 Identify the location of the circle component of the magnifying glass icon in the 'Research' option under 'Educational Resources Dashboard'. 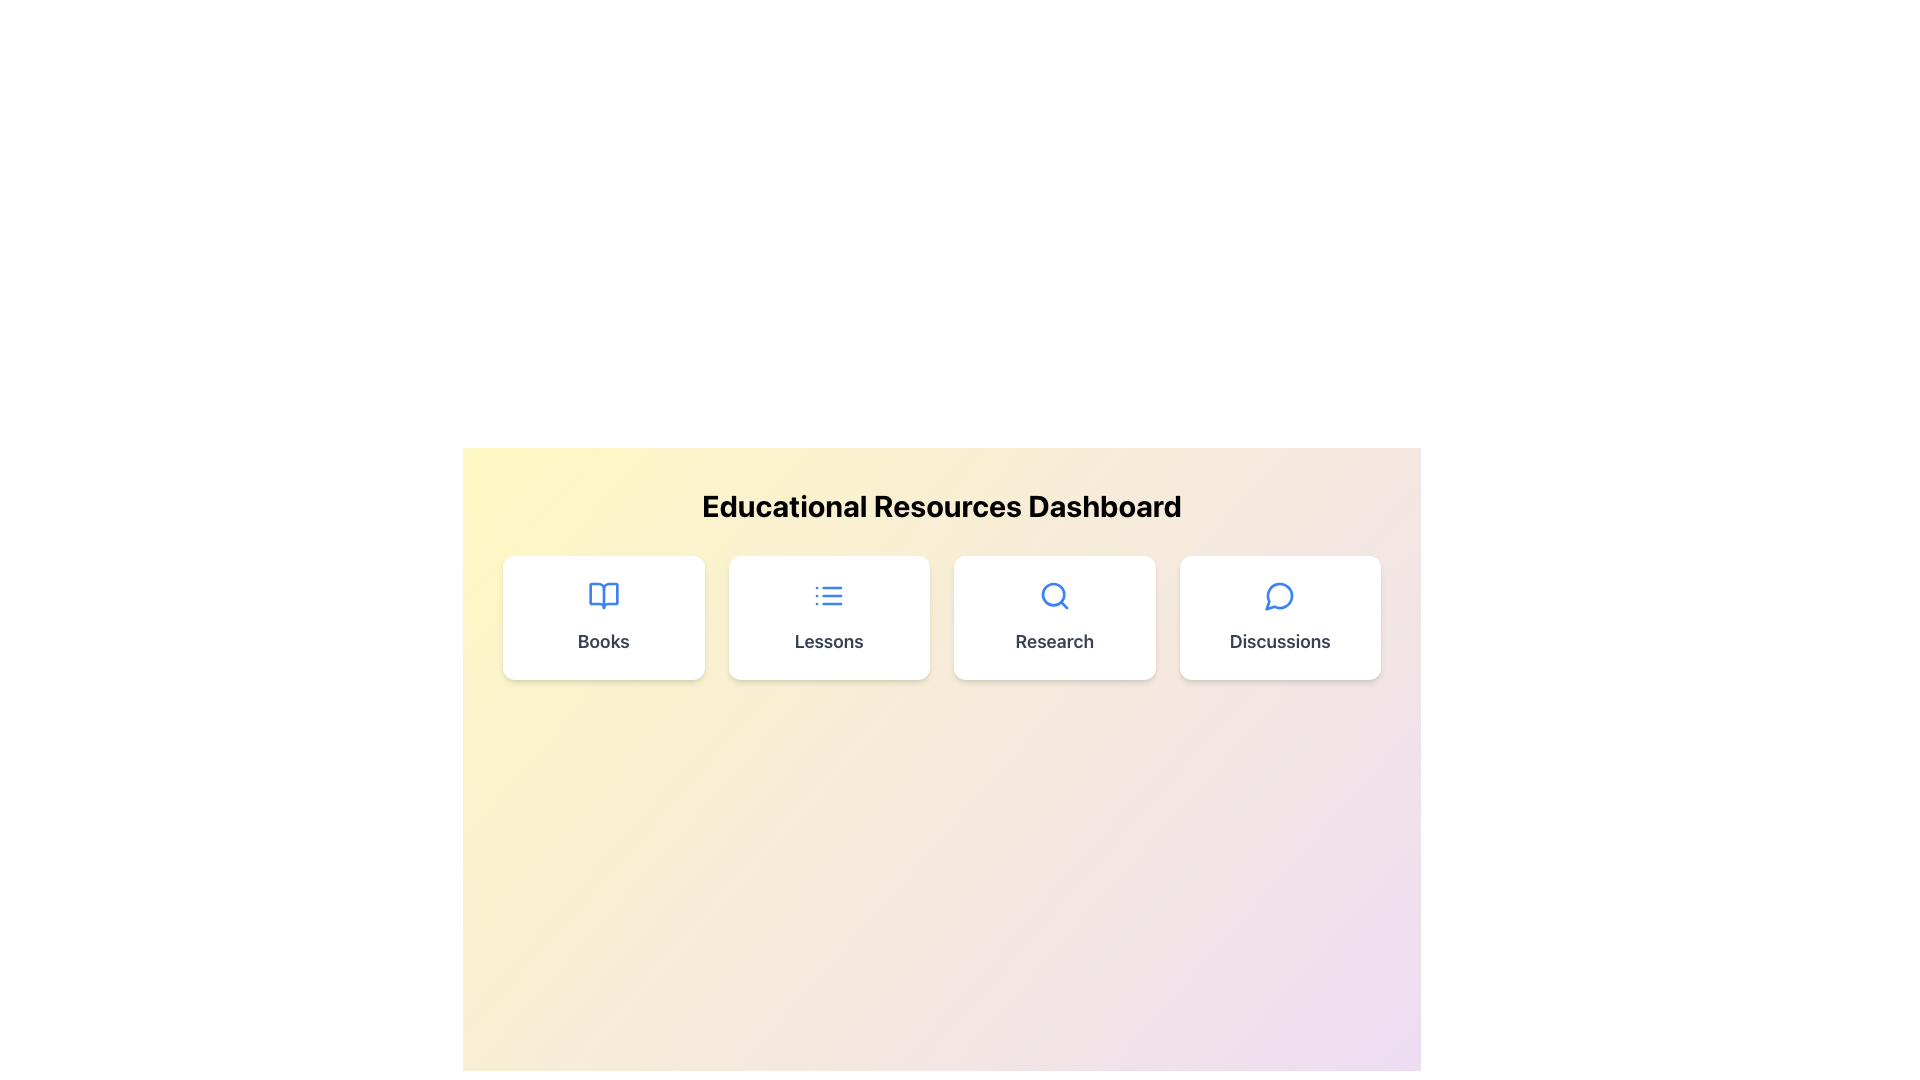
(1052, 593).